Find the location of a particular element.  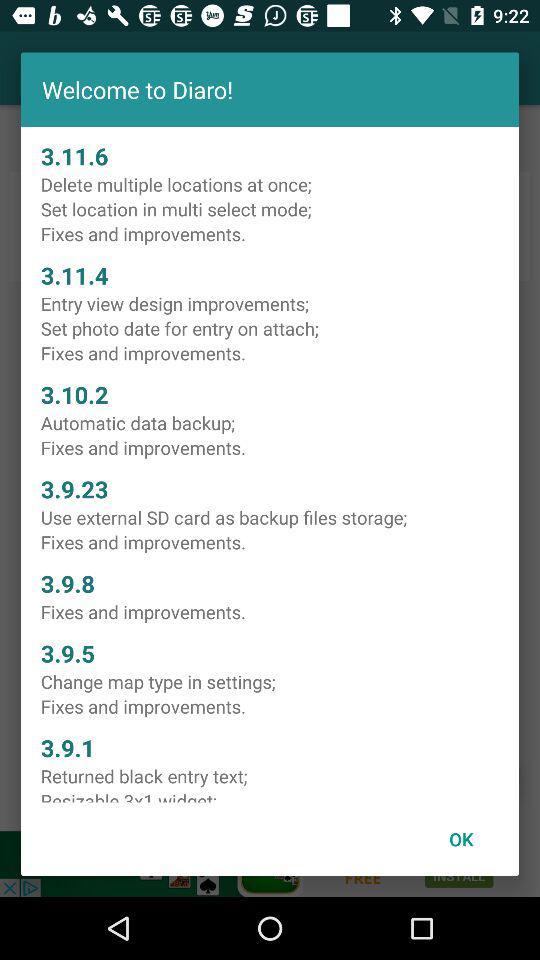

item at the bottom right corner is located at coordinates (461, 839).